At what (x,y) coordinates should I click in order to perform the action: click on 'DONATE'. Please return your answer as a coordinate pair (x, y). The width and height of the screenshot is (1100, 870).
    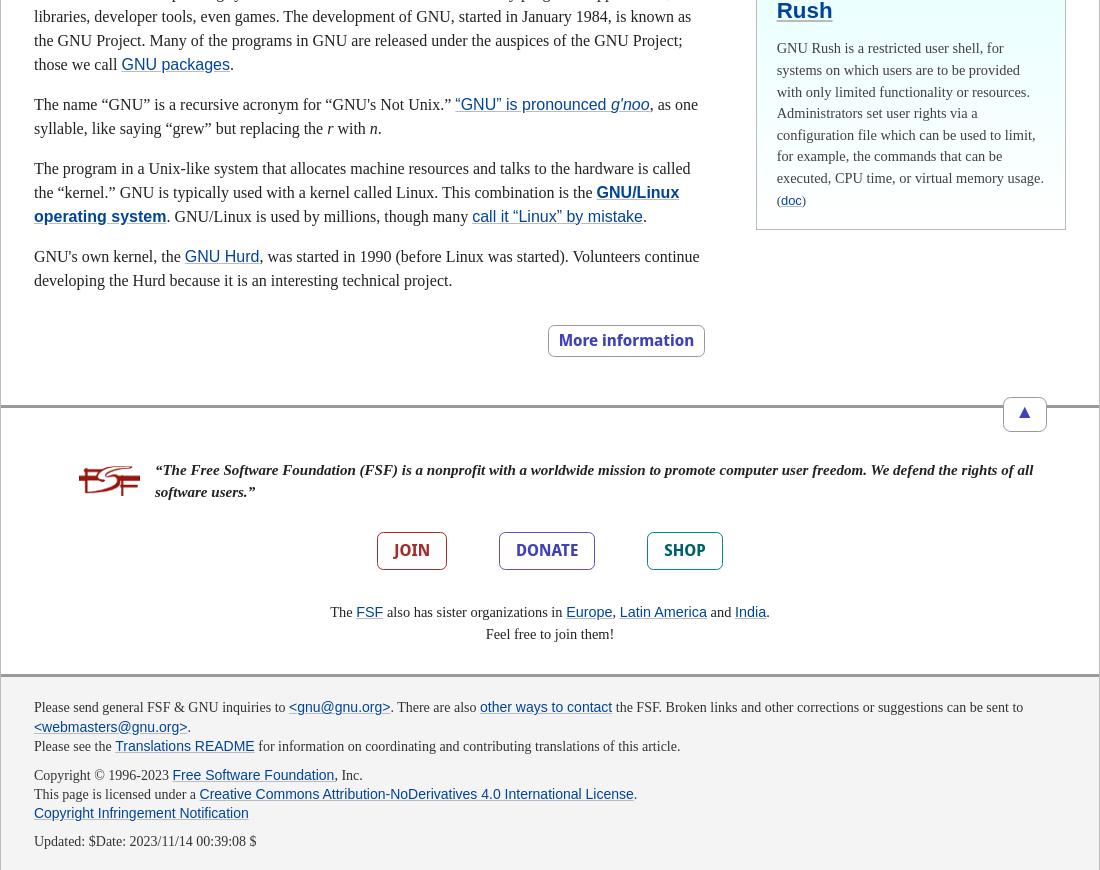
    Looking at the image, I should click on (547, 549).